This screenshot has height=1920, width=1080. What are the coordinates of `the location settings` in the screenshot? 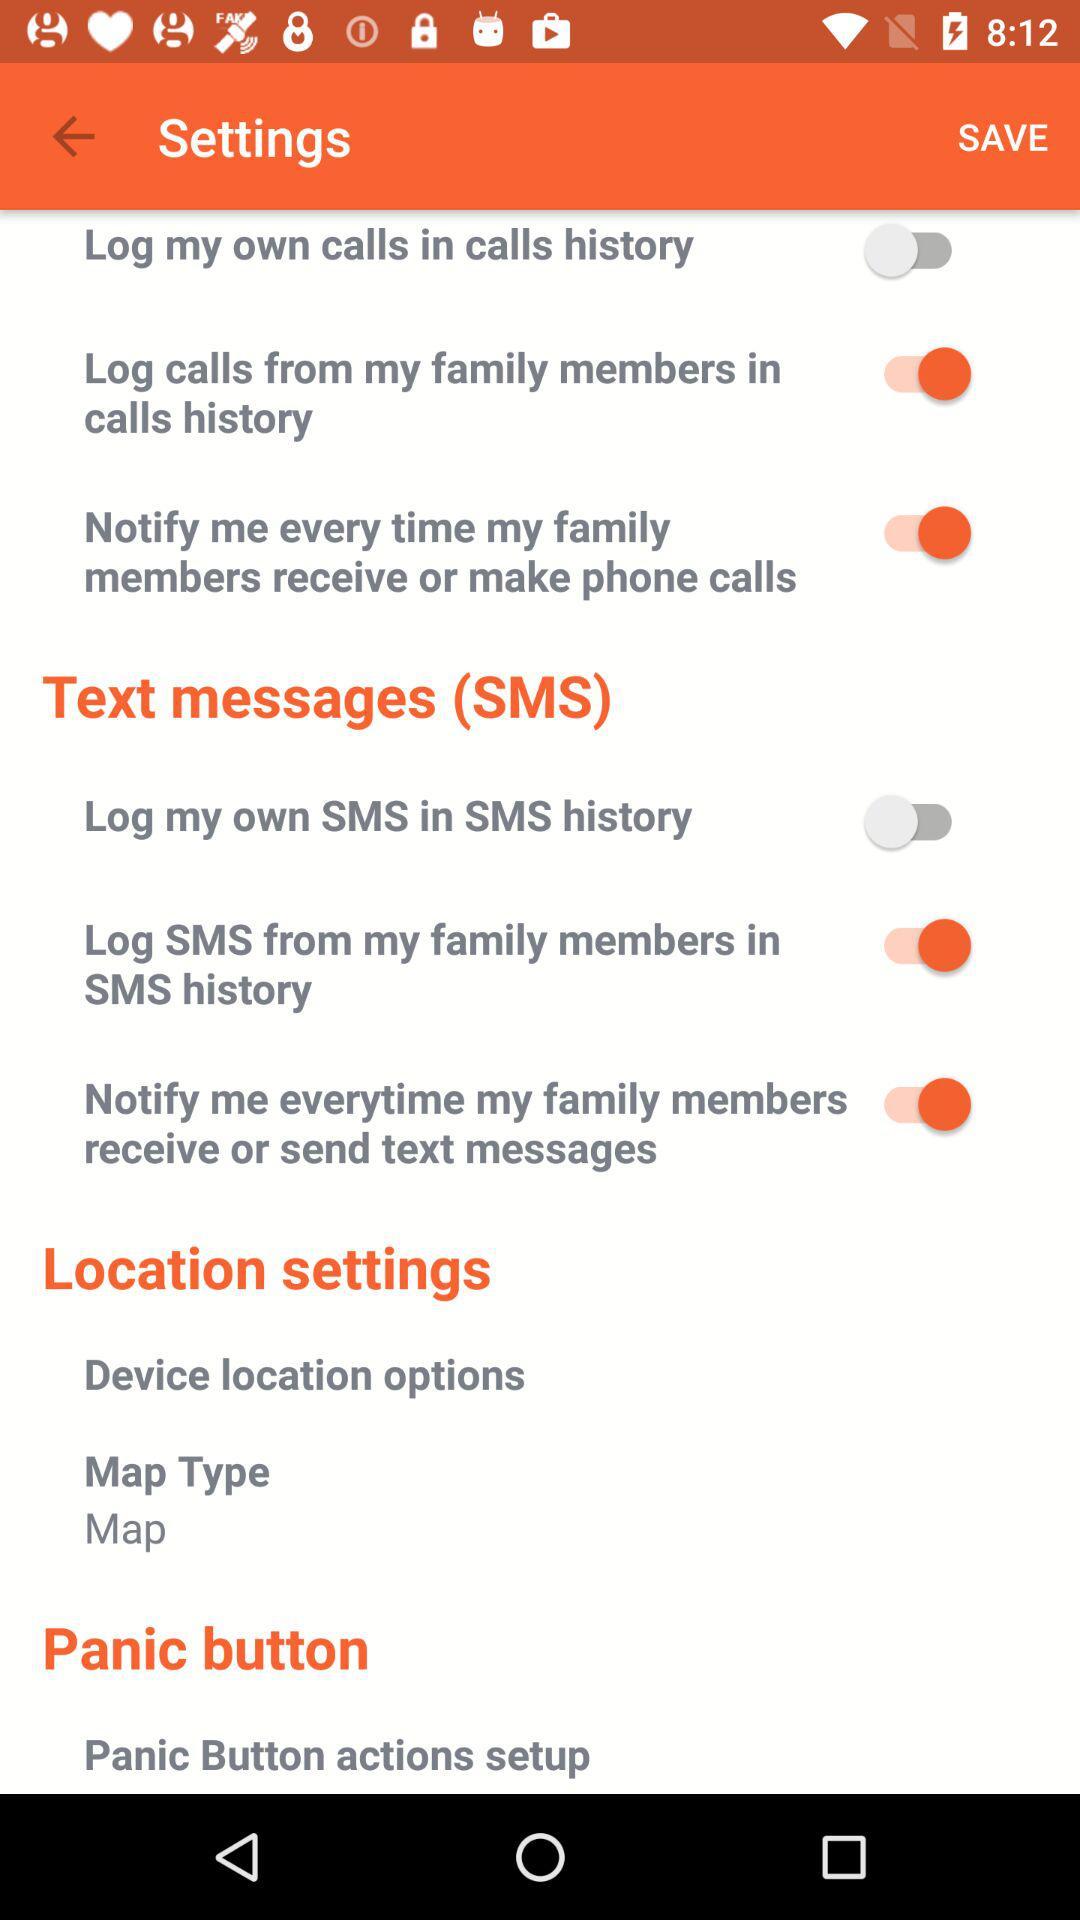 It's located at (265, 1265).